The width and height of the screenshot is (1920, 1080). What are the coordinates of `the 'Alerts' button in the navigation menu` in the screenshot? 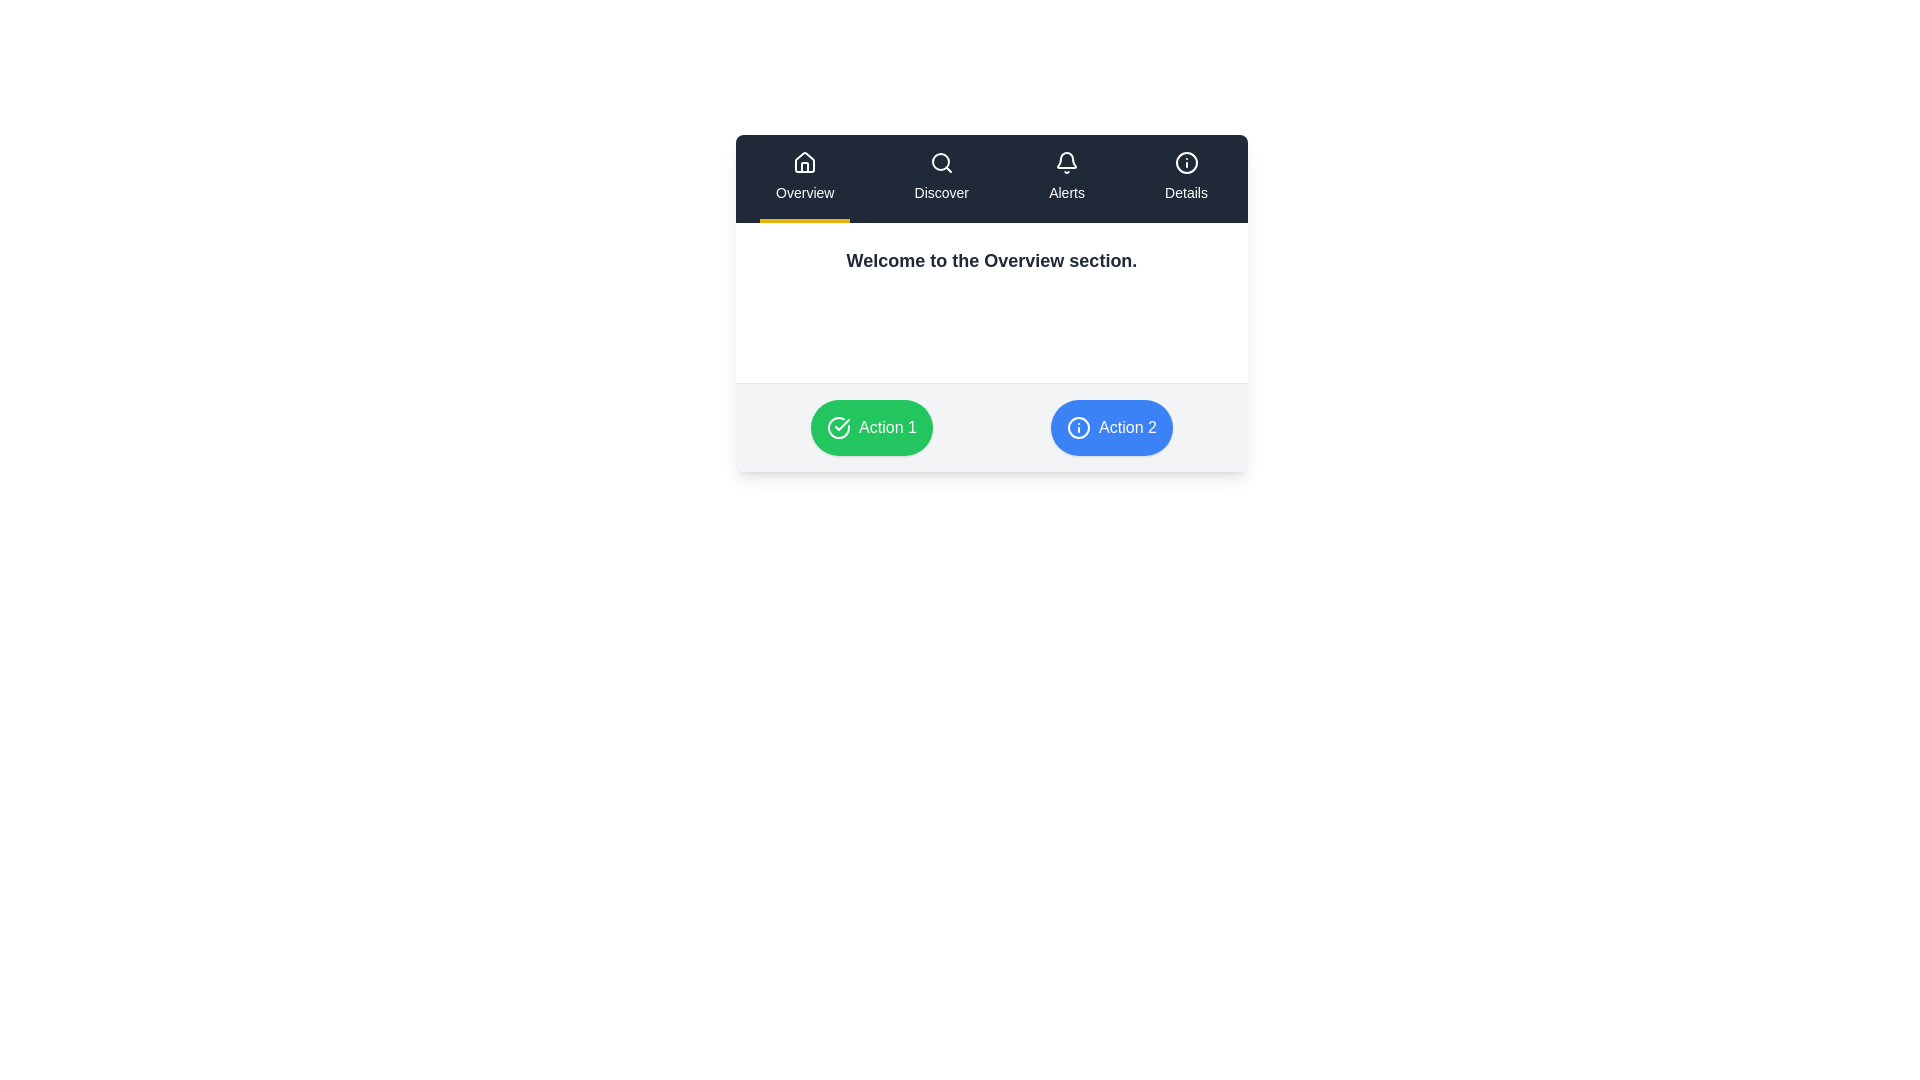 It's located at (1066, 177).